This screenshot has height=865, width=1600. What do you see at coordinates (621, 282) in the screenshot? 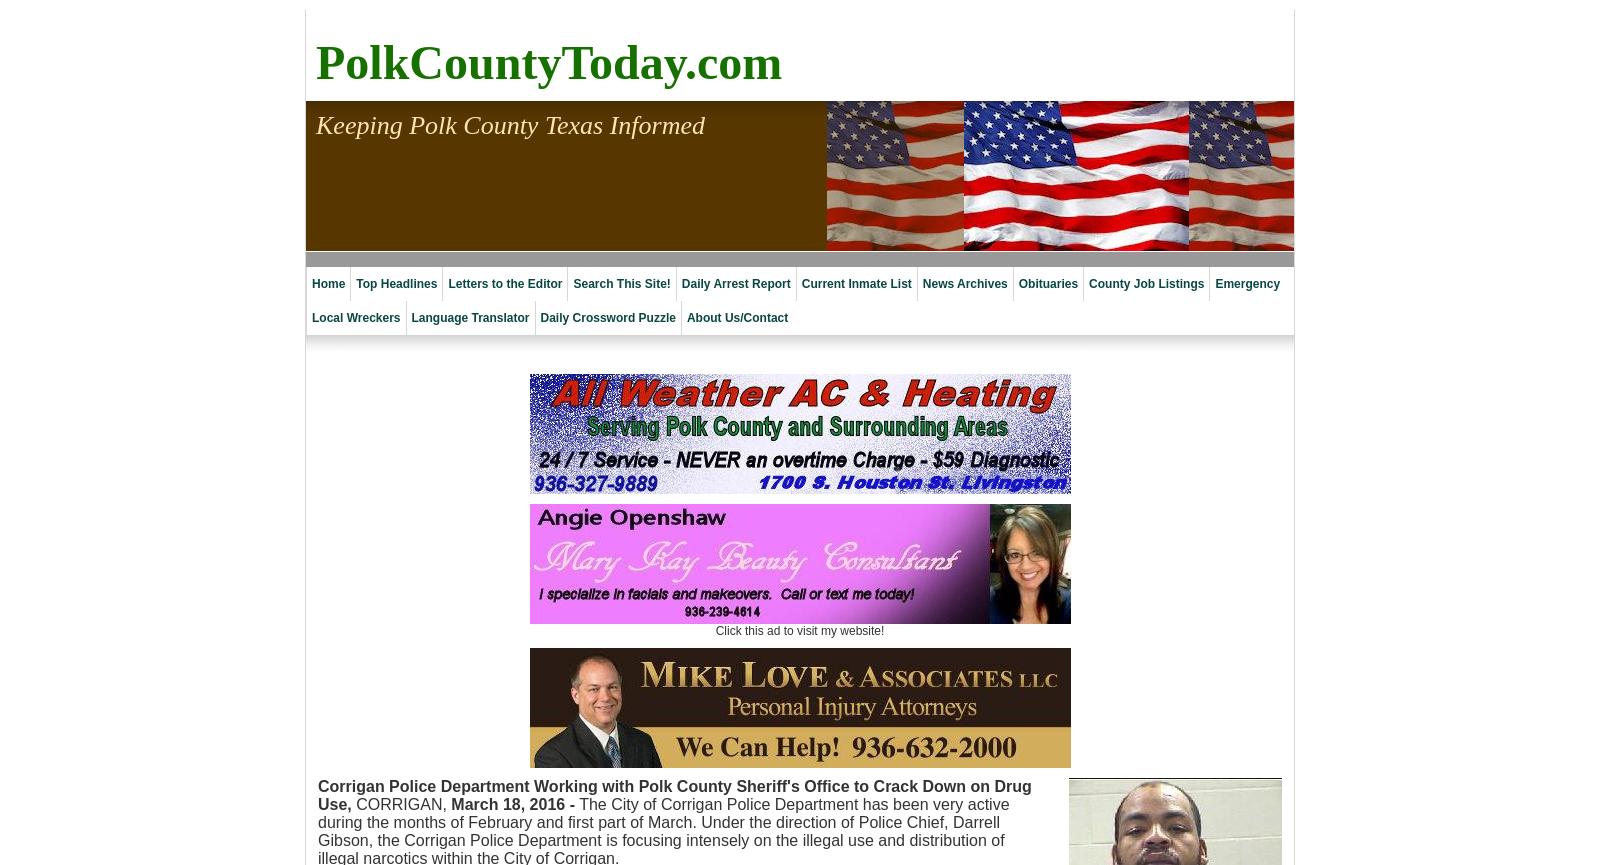
I see `'Search This Site!'` at bounding box center [621, 282].